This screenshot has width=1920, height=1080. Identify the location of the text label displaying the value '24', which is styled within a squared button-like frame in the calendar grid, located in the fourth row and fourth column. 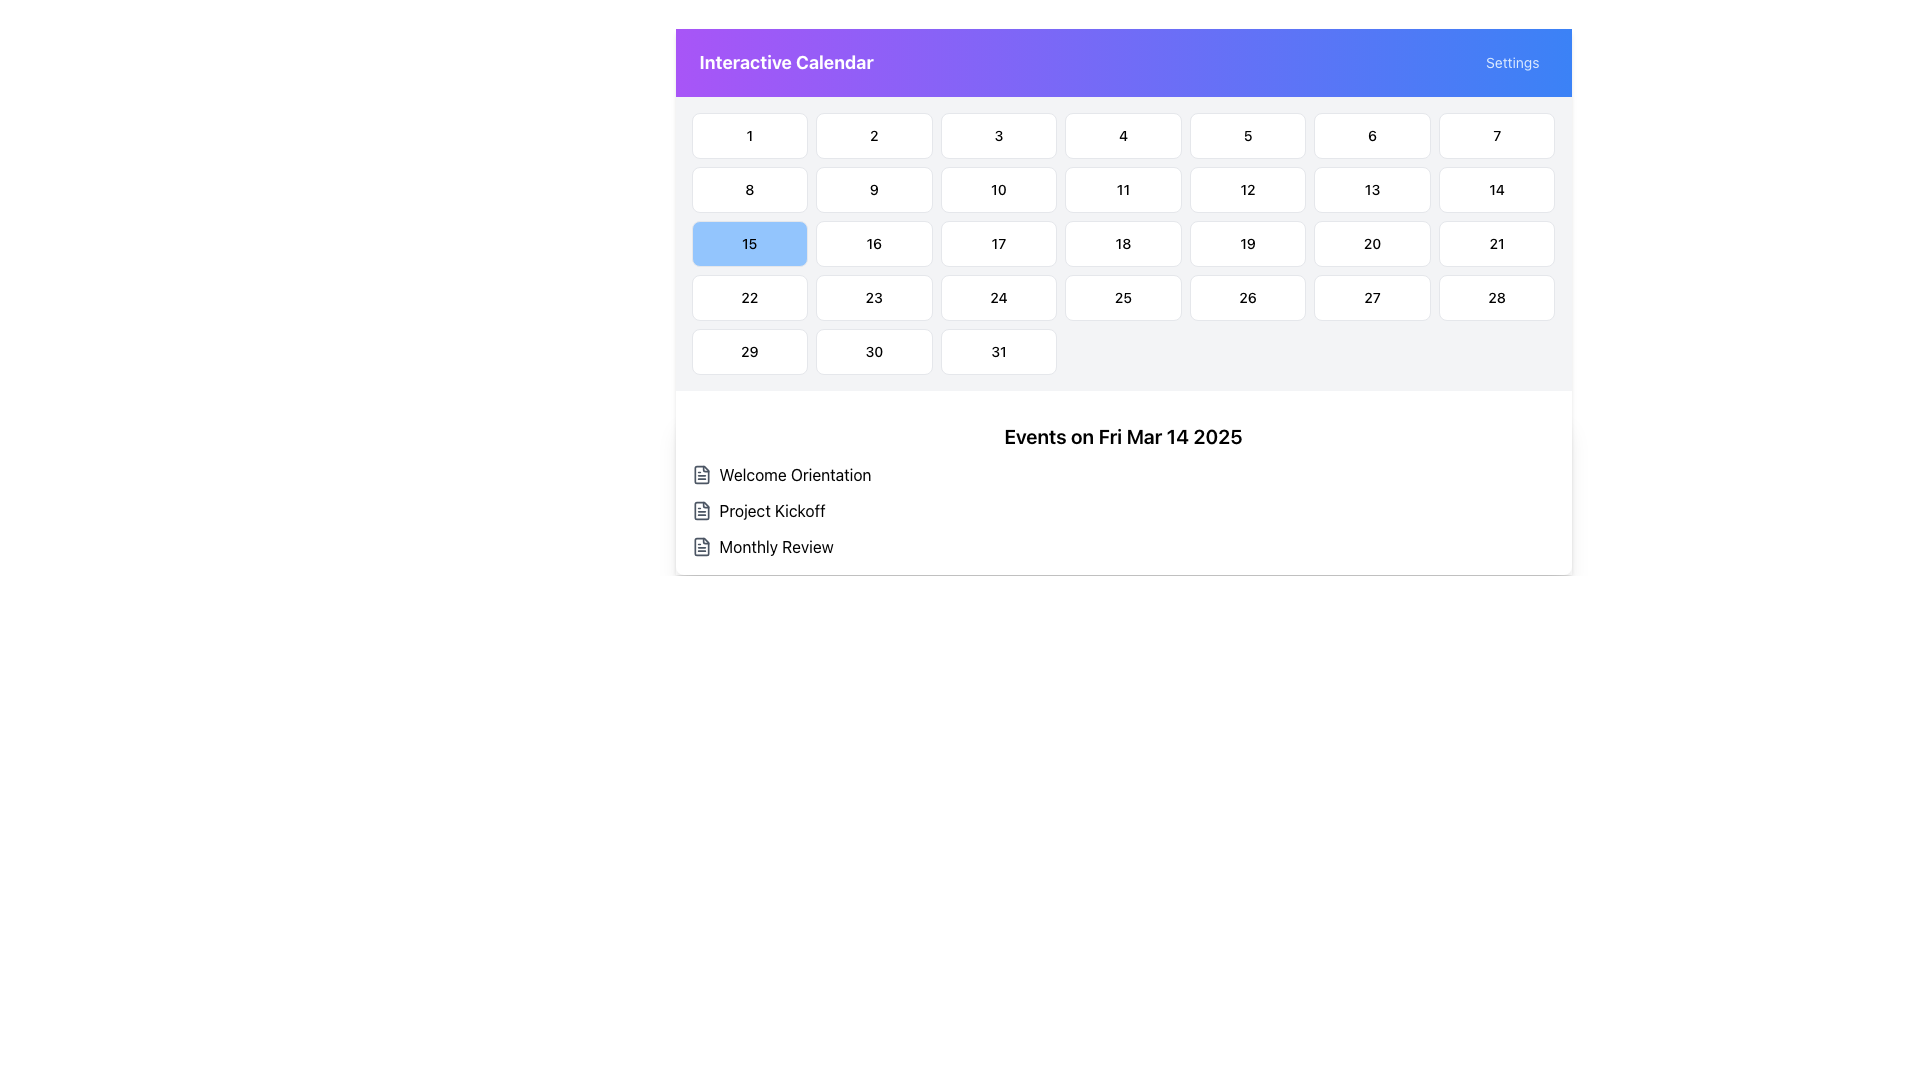
(998, 297).